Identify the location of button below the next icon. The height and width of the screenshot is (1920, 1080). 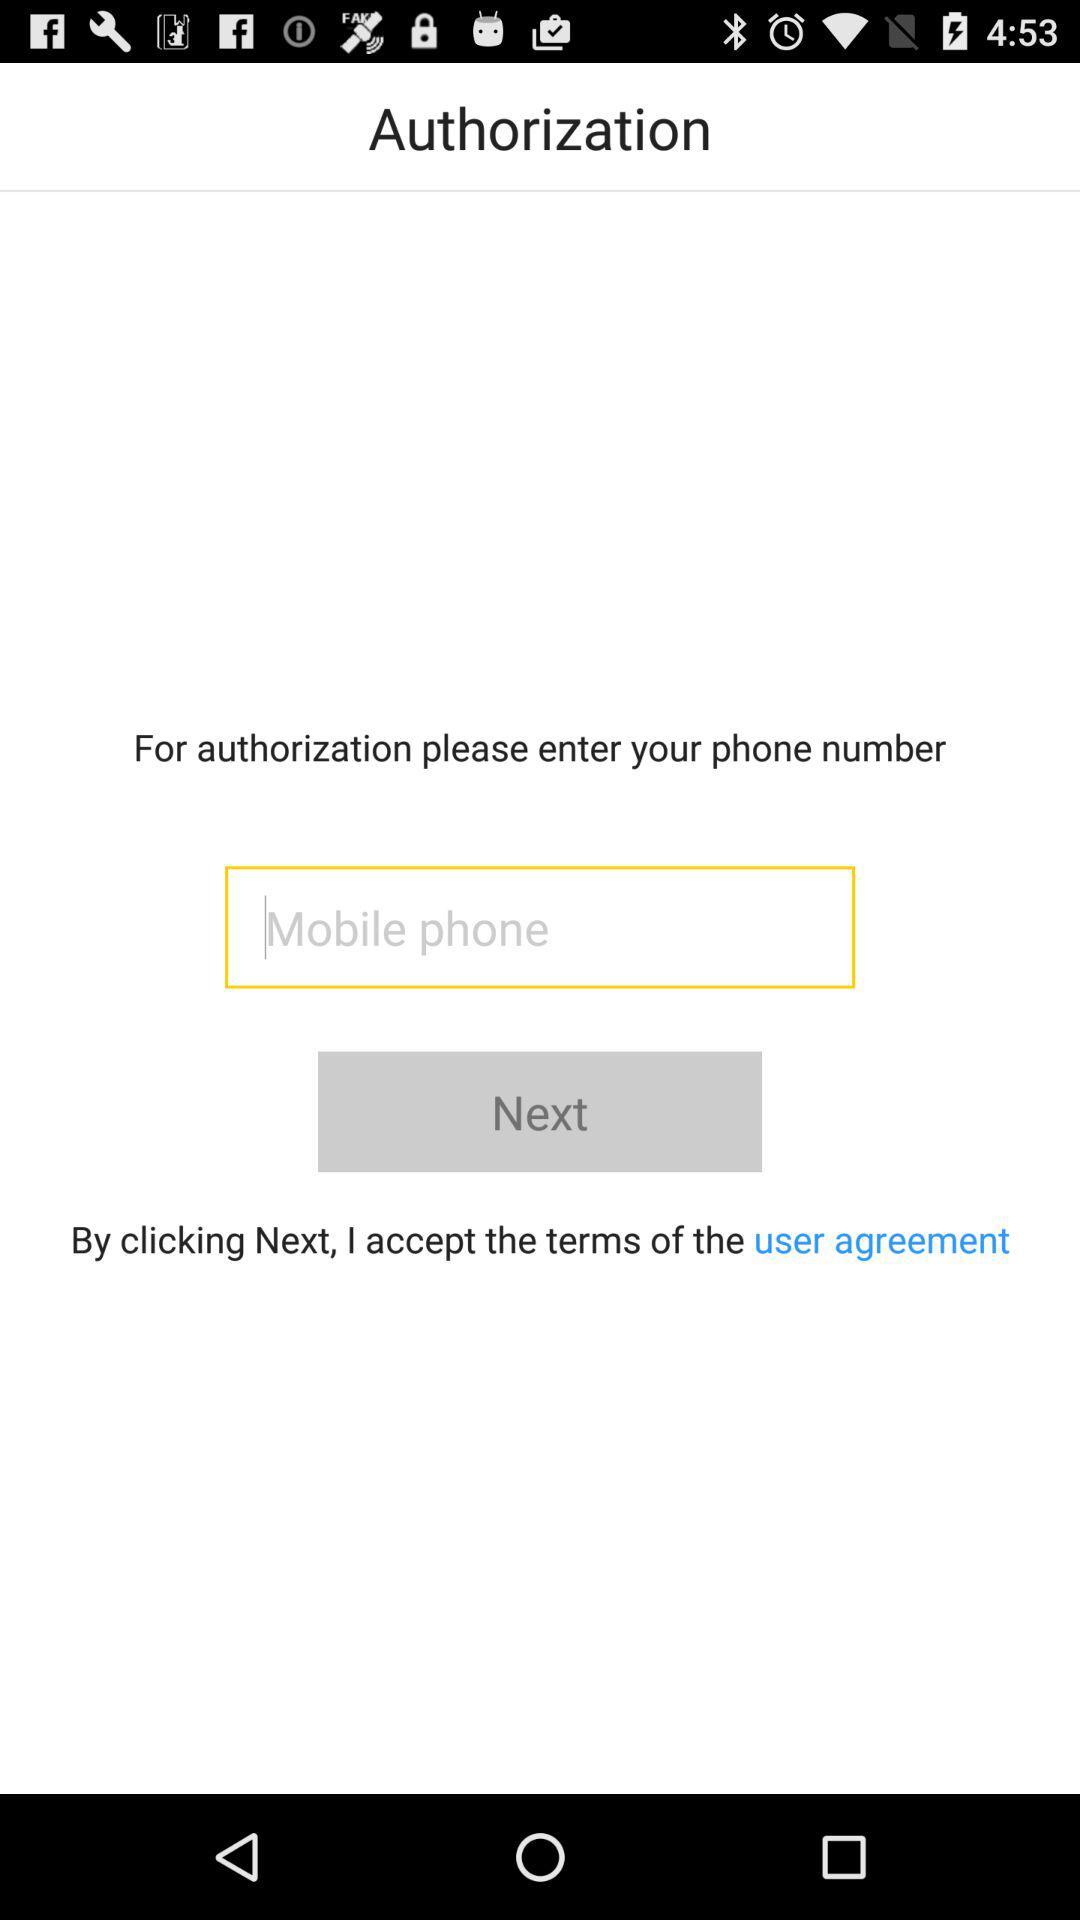
(540, 1237).